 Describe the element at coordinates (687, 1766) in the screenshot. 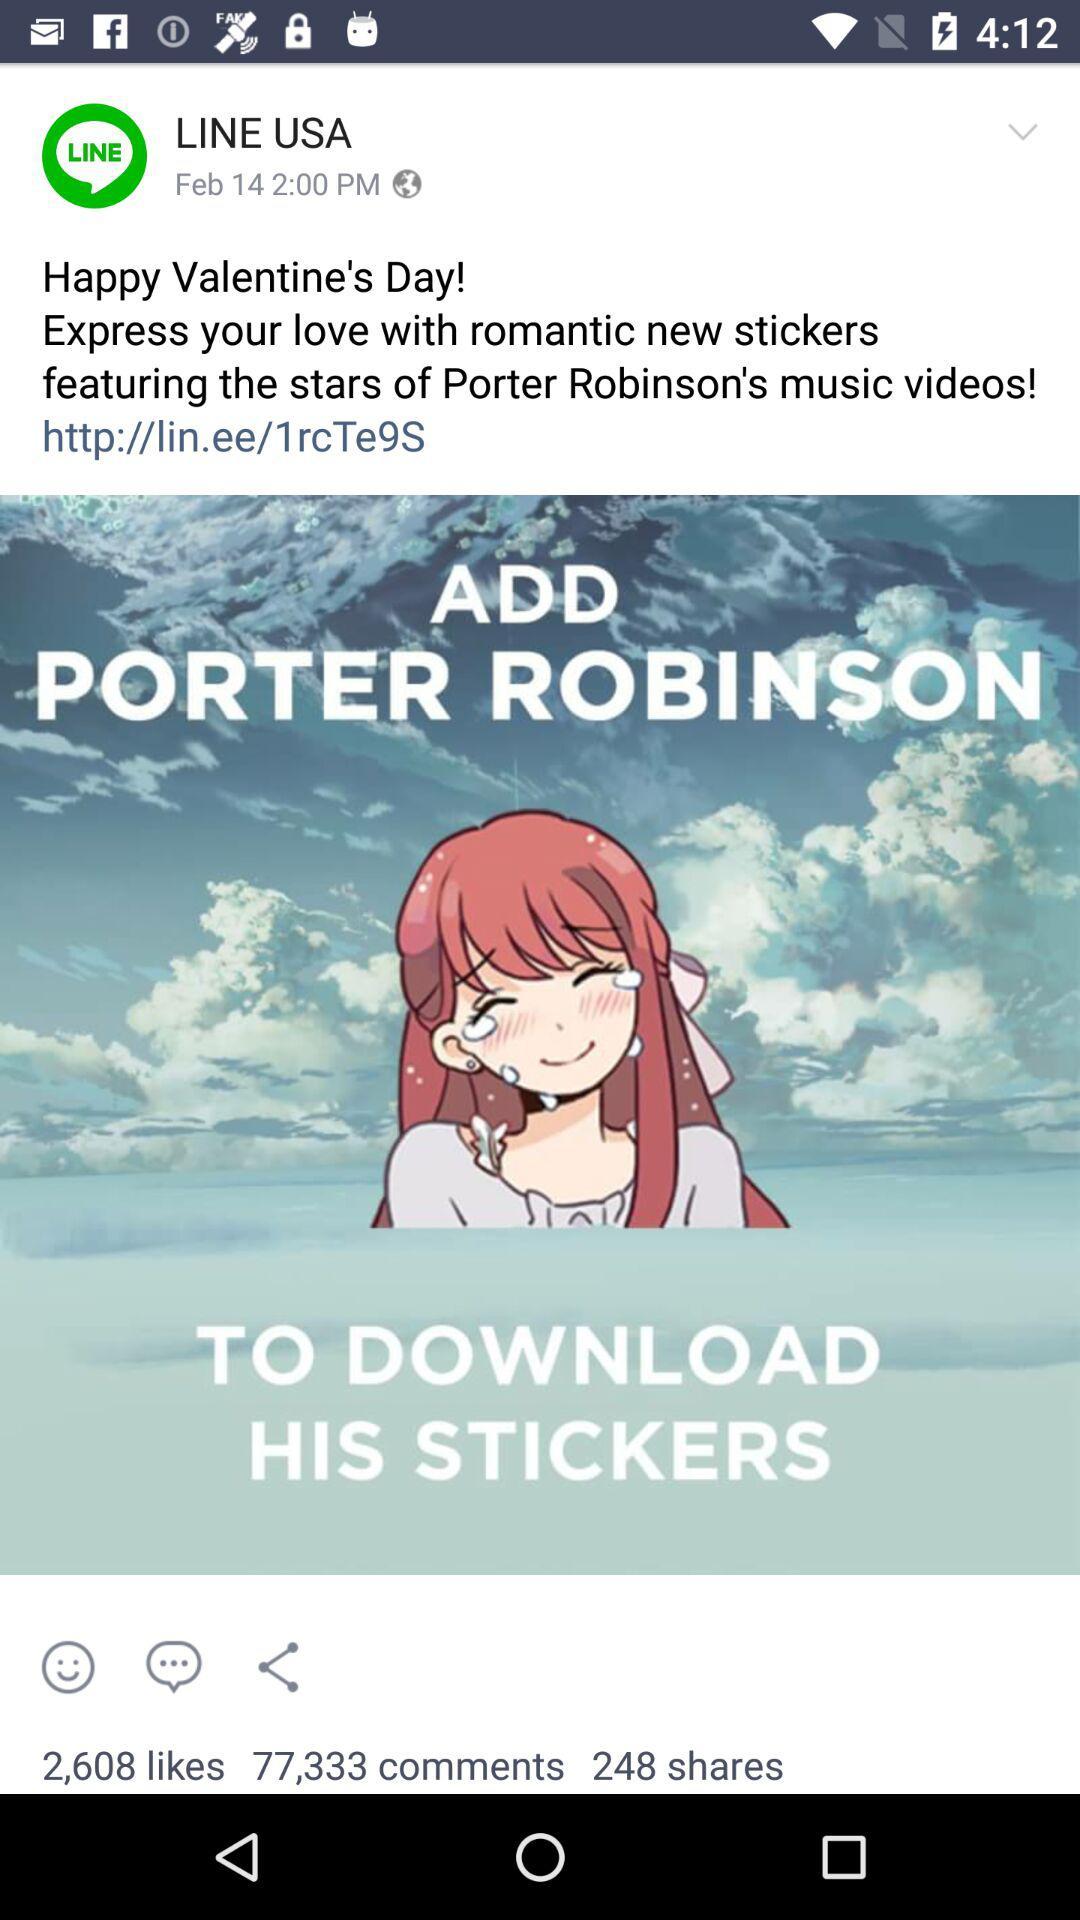

I see `248 shares` at that location.